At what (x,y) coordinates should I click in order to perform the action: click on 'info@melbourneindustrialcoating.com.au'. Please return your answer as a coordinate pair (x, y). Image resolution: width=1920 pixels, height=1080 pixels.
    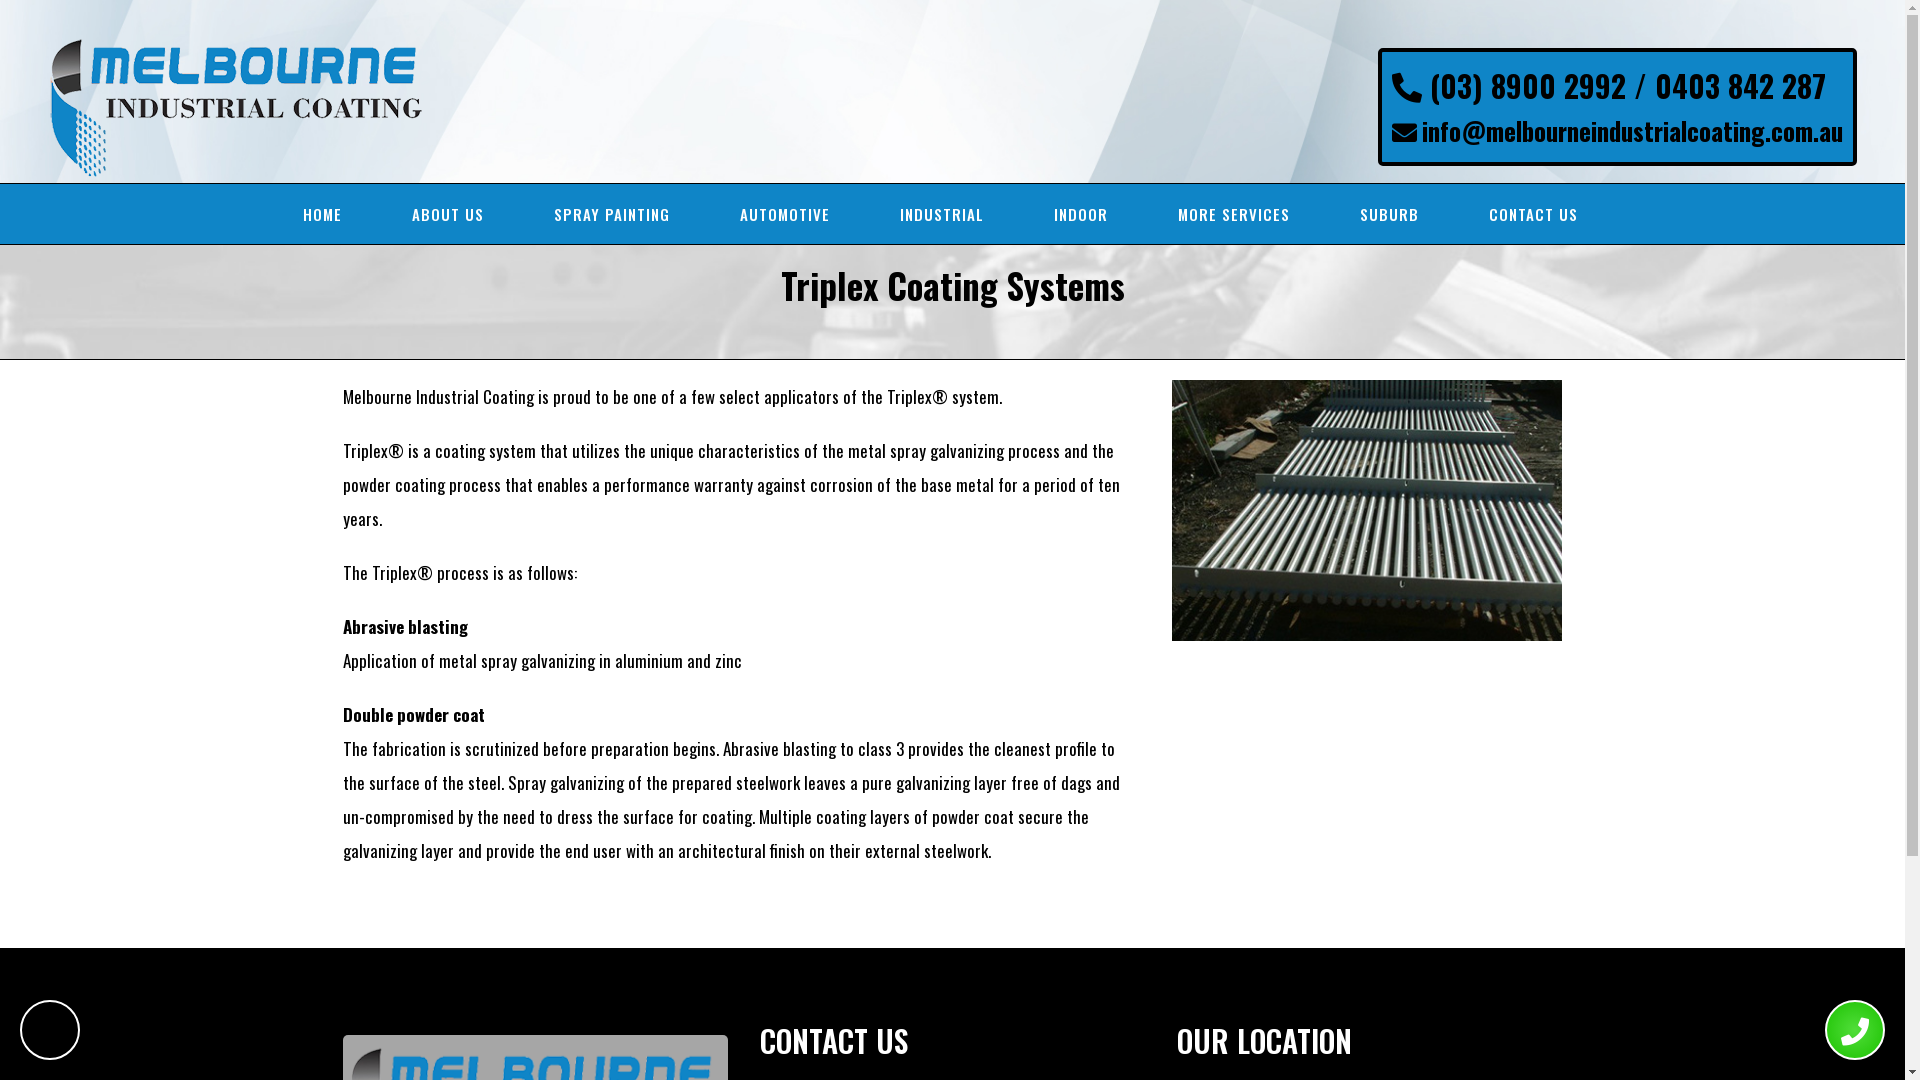
    Looking at the image, I should click on (1632, 130).